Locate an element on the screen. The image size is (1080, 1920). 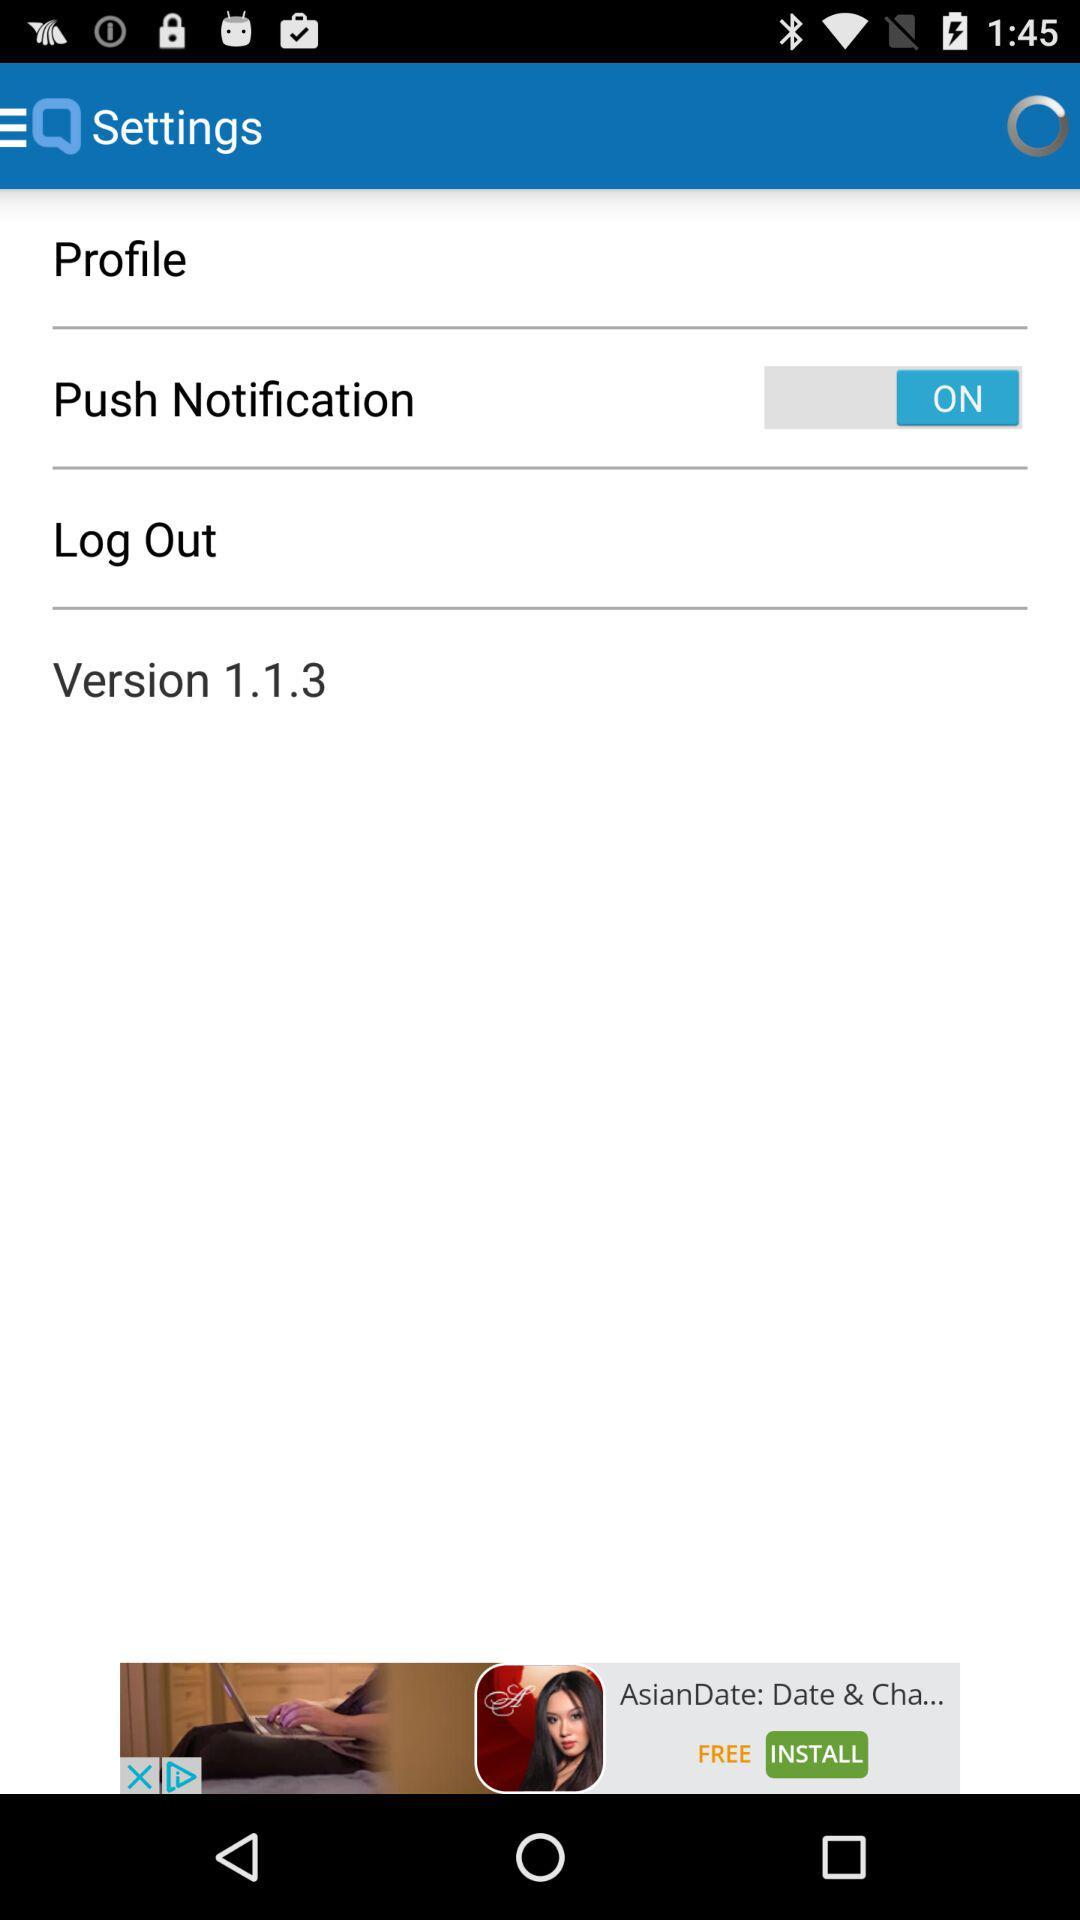
open advertisement is located at coordinates (540, 1727).